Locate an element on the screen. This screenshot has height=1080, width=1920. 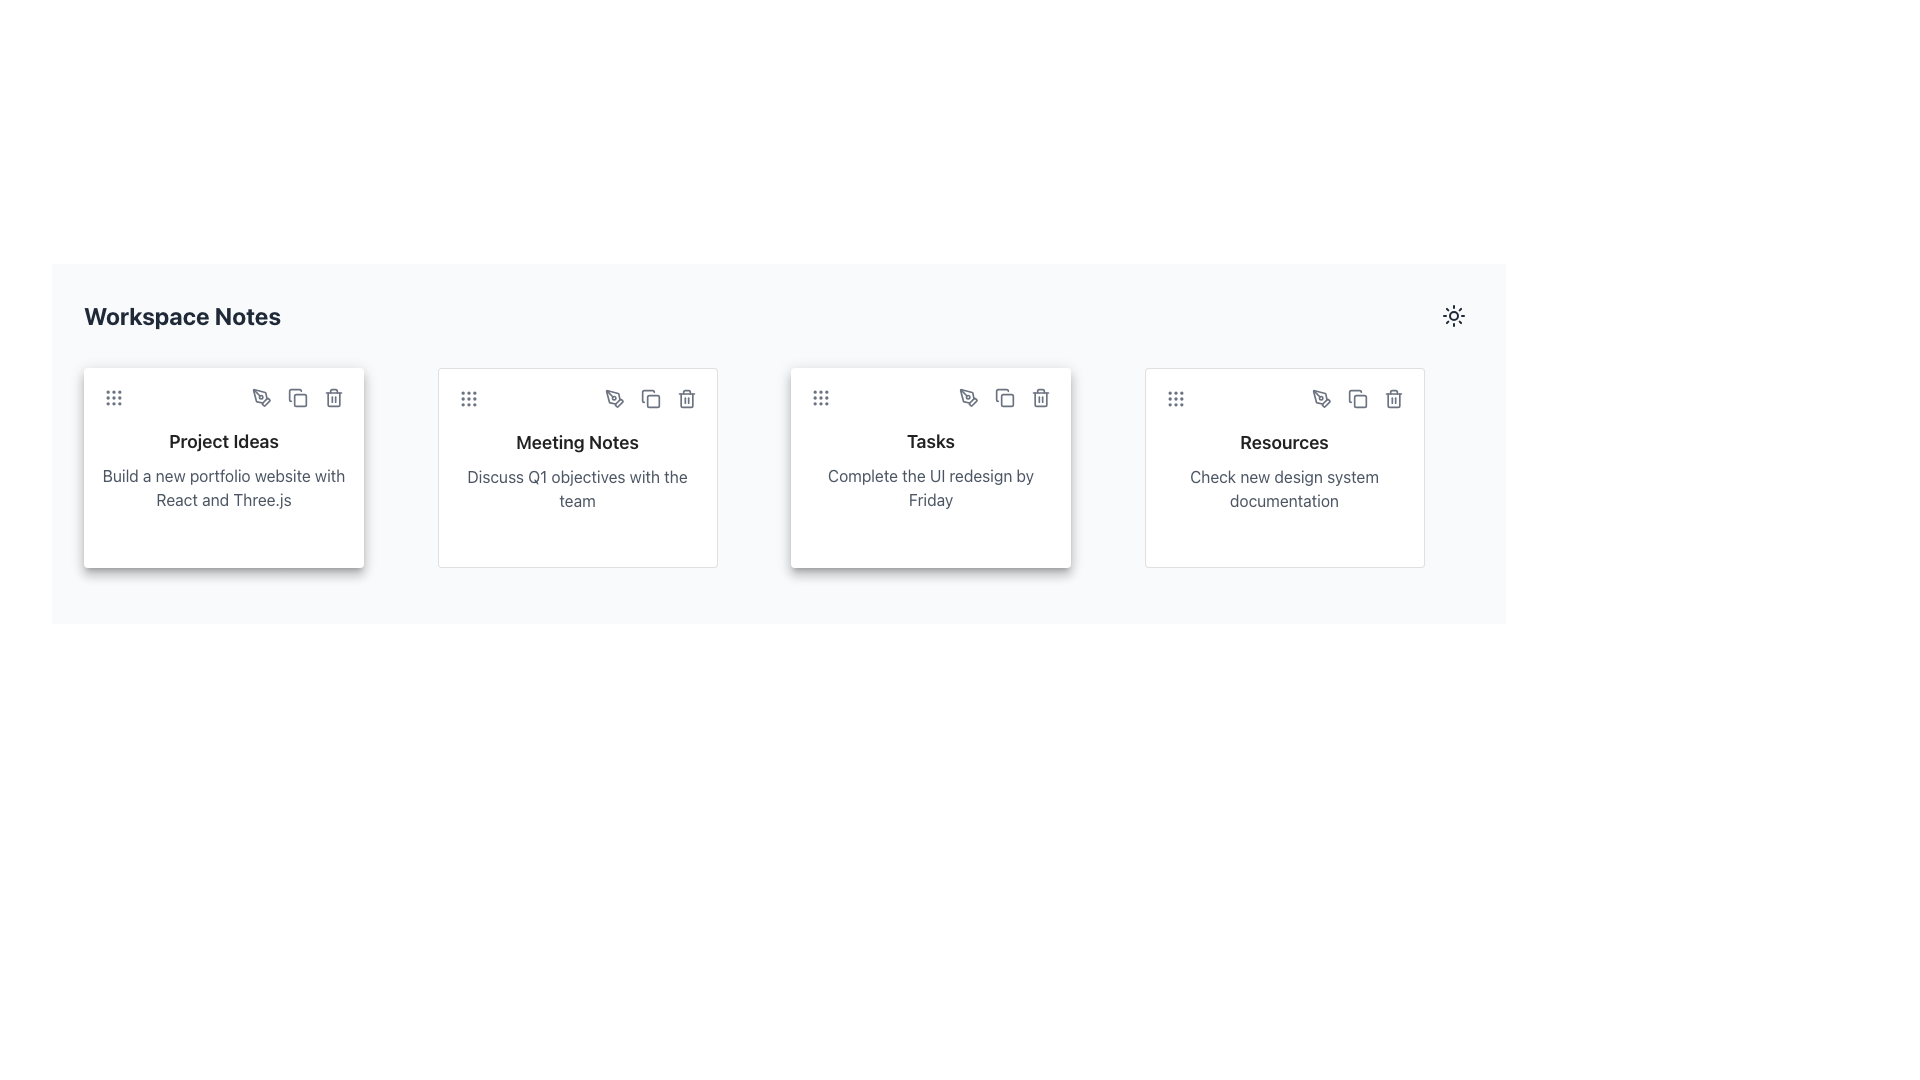
the copy icon button located in the top-right corner of the 'Resources' card to duplicate the associated content is located at coordinates (1357, 398).